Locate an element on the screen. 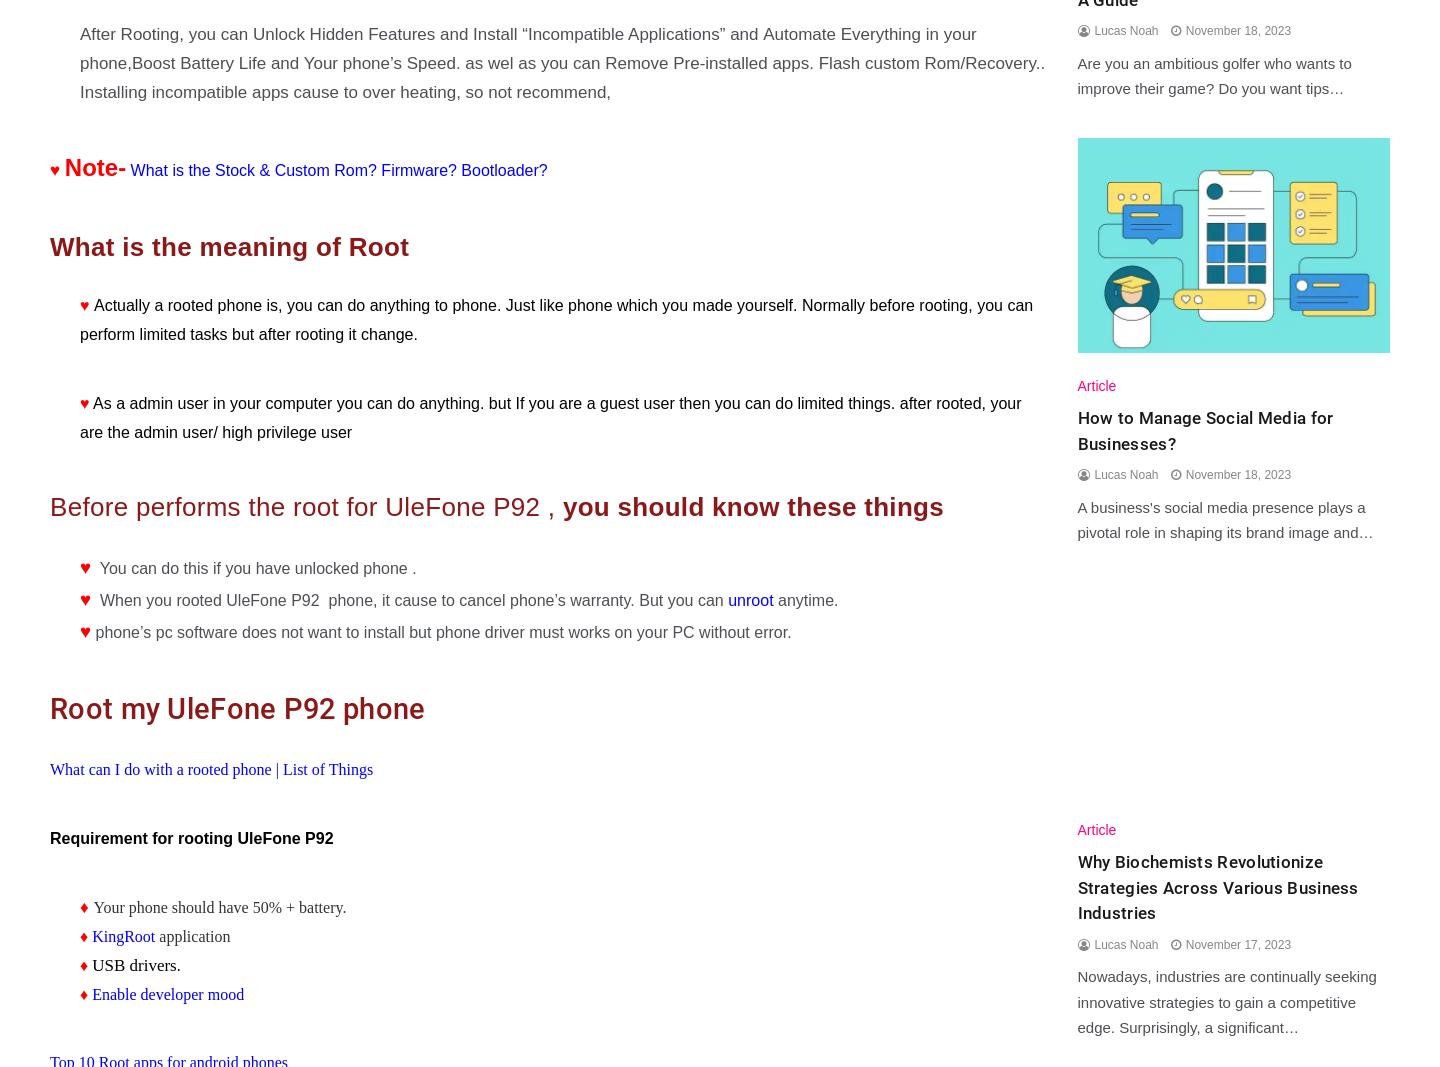 Image resolution: width=1440 pixels, height=1067 pixels. 'What can I do with a rooted phone | List of Things' is located at coordinates (211, 768).